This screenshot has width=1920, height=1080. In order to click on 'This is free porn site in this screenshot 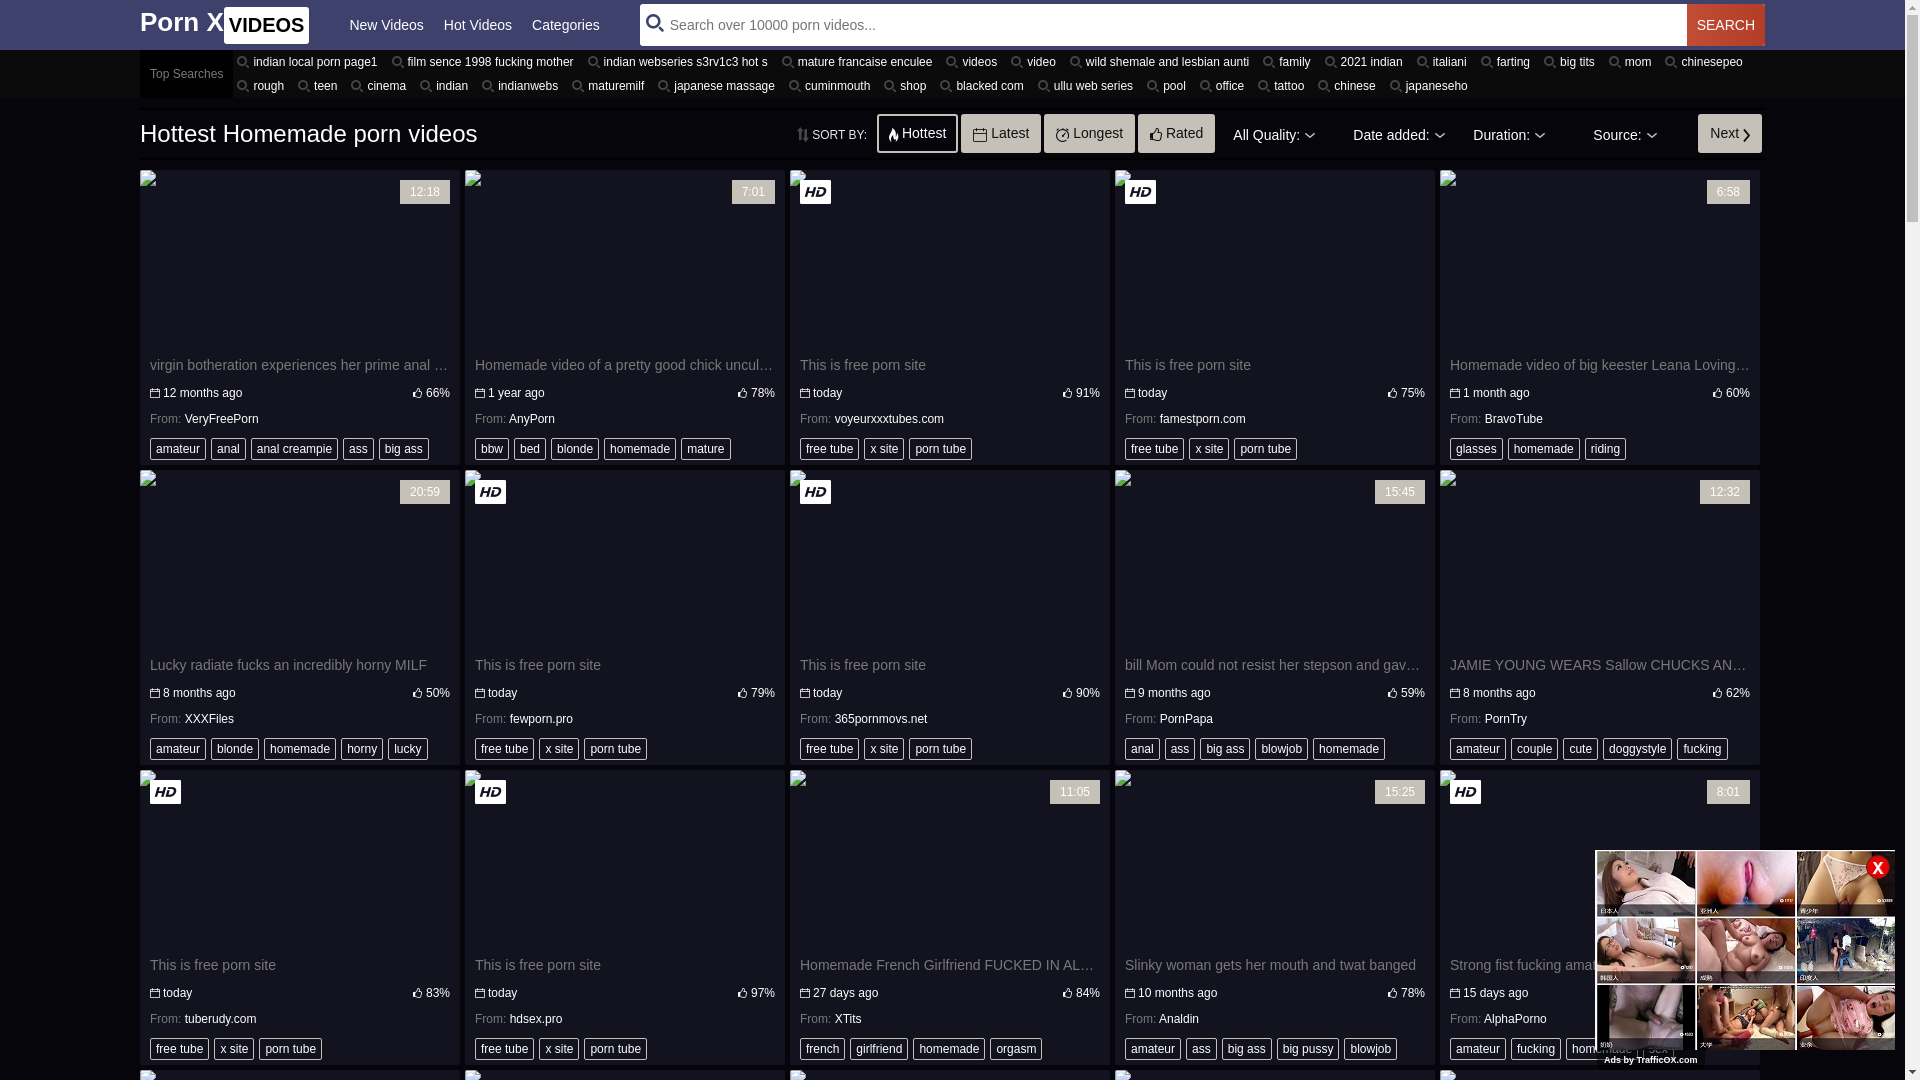, I will do `click(949, 287)`.